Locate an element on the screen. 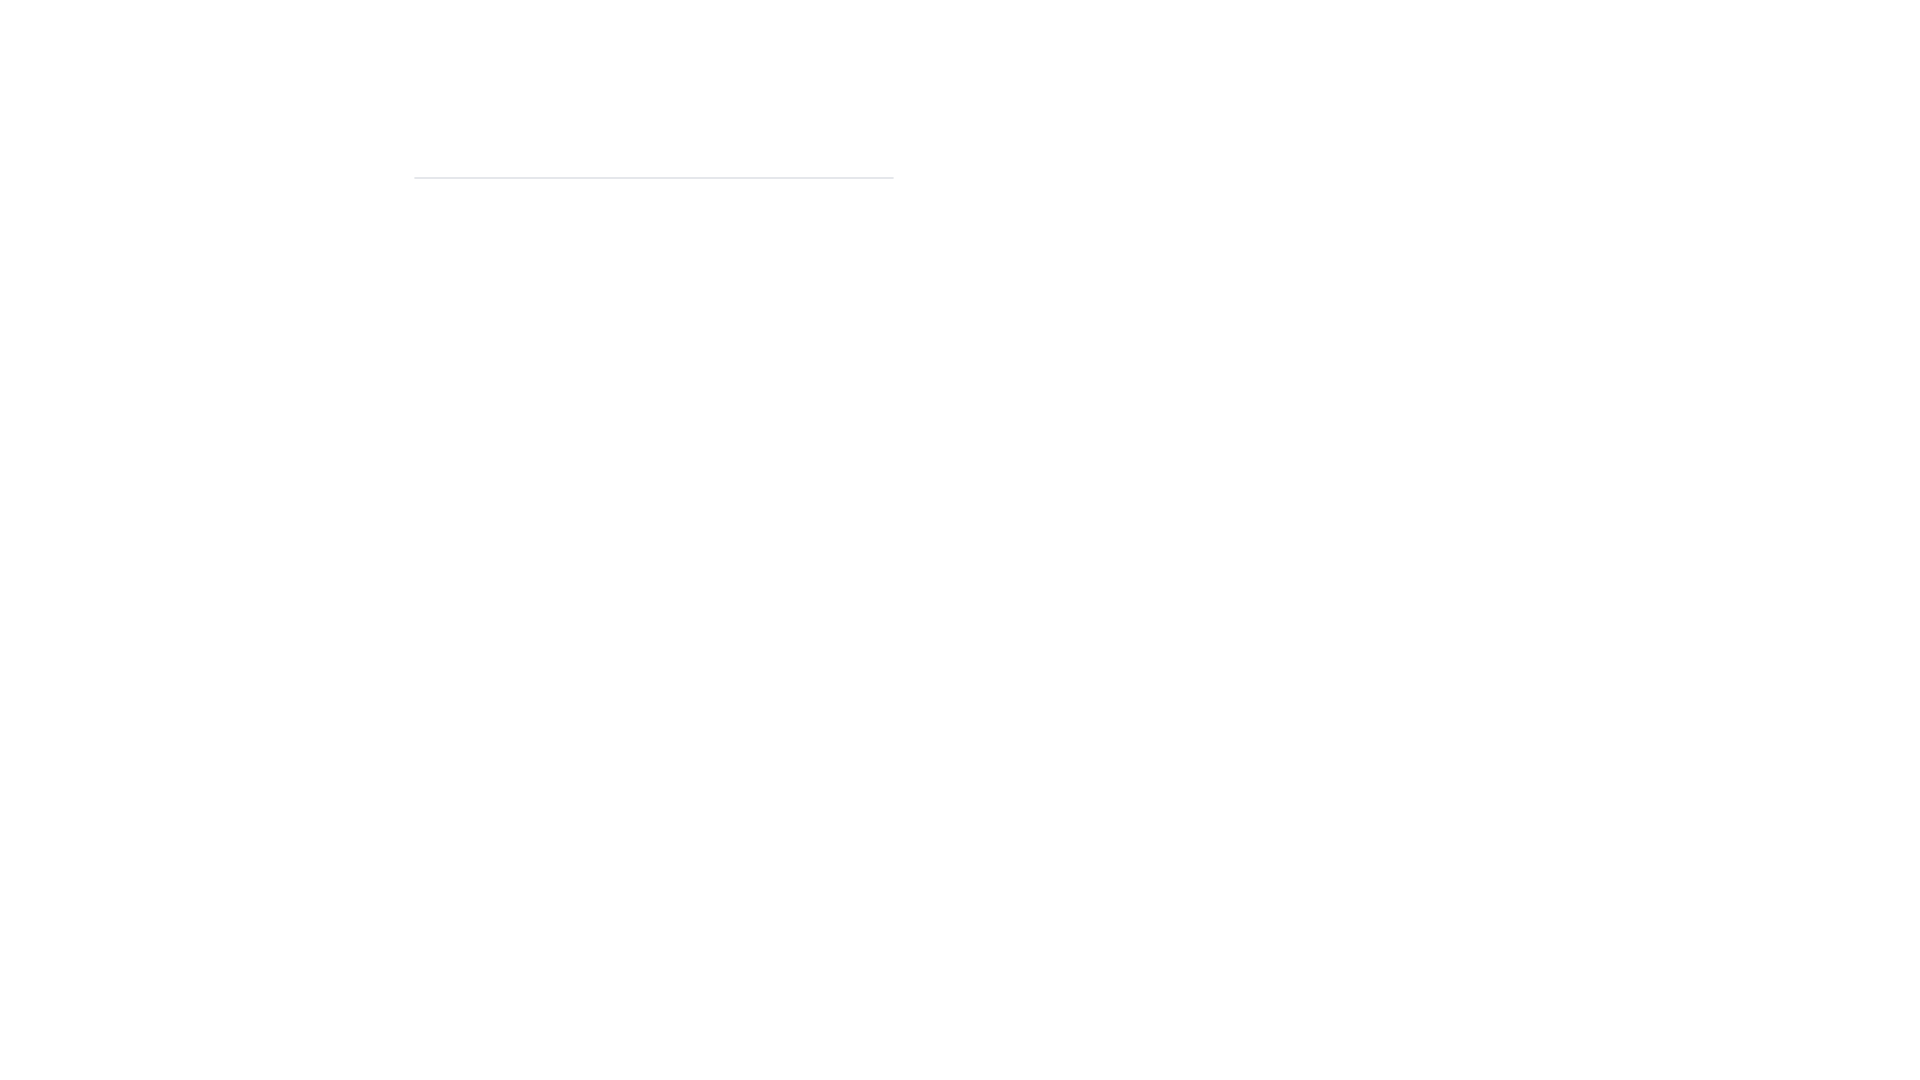 Image resolution: width=1920 pixels, height=1080 pixels. the previous slide button in the carousel by tabbing to it is located at coordinates (441, 176).